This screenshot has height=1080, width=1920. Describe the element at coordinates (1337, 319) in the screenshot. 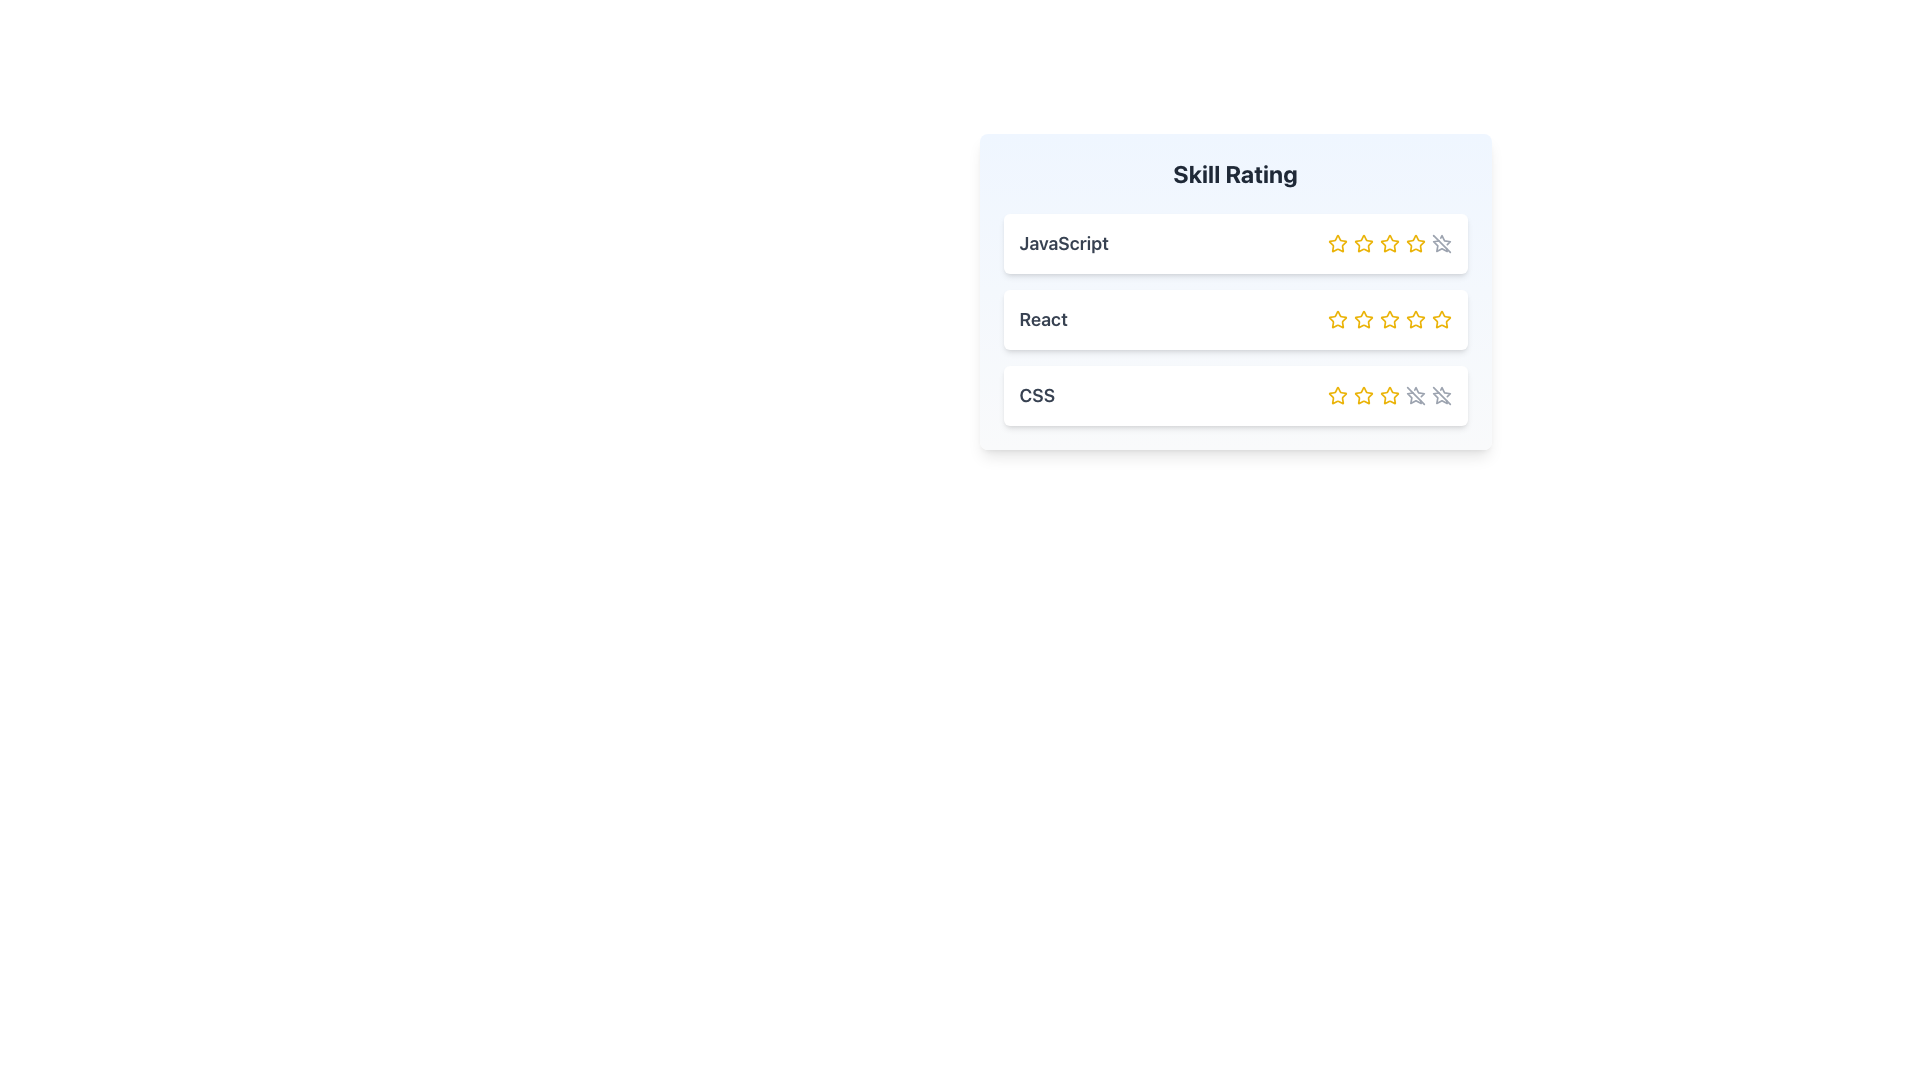

I see `the first star icon in the 'React' skill category` at that location.